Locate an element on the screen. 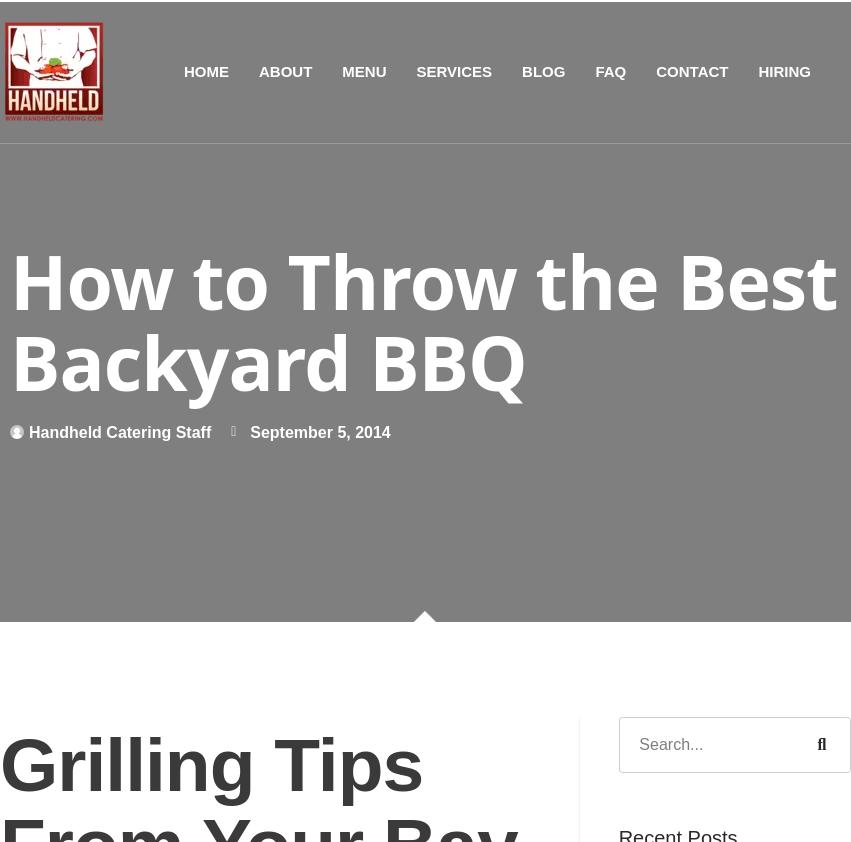  'HOME' is located at coordinates (205, 69).